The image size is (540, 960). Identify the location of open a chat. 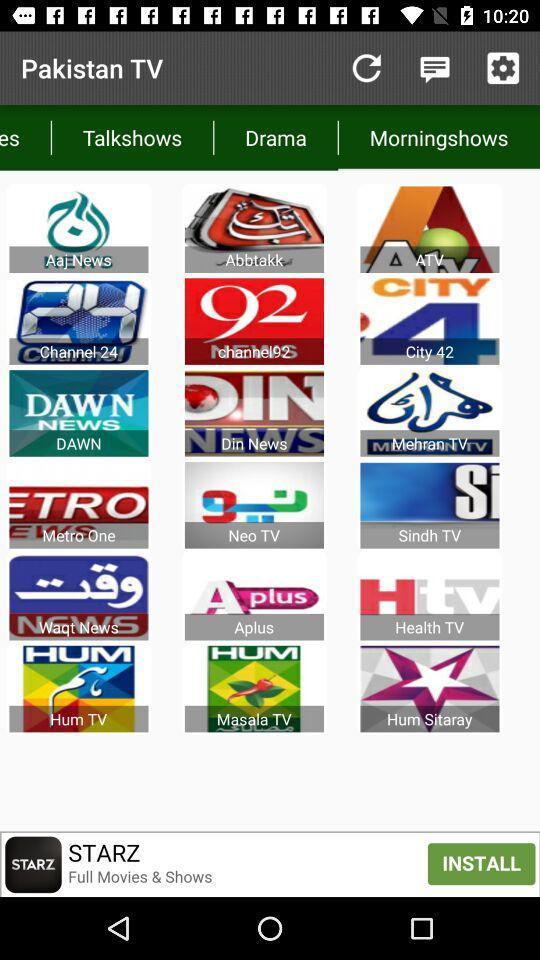
(434, 68).